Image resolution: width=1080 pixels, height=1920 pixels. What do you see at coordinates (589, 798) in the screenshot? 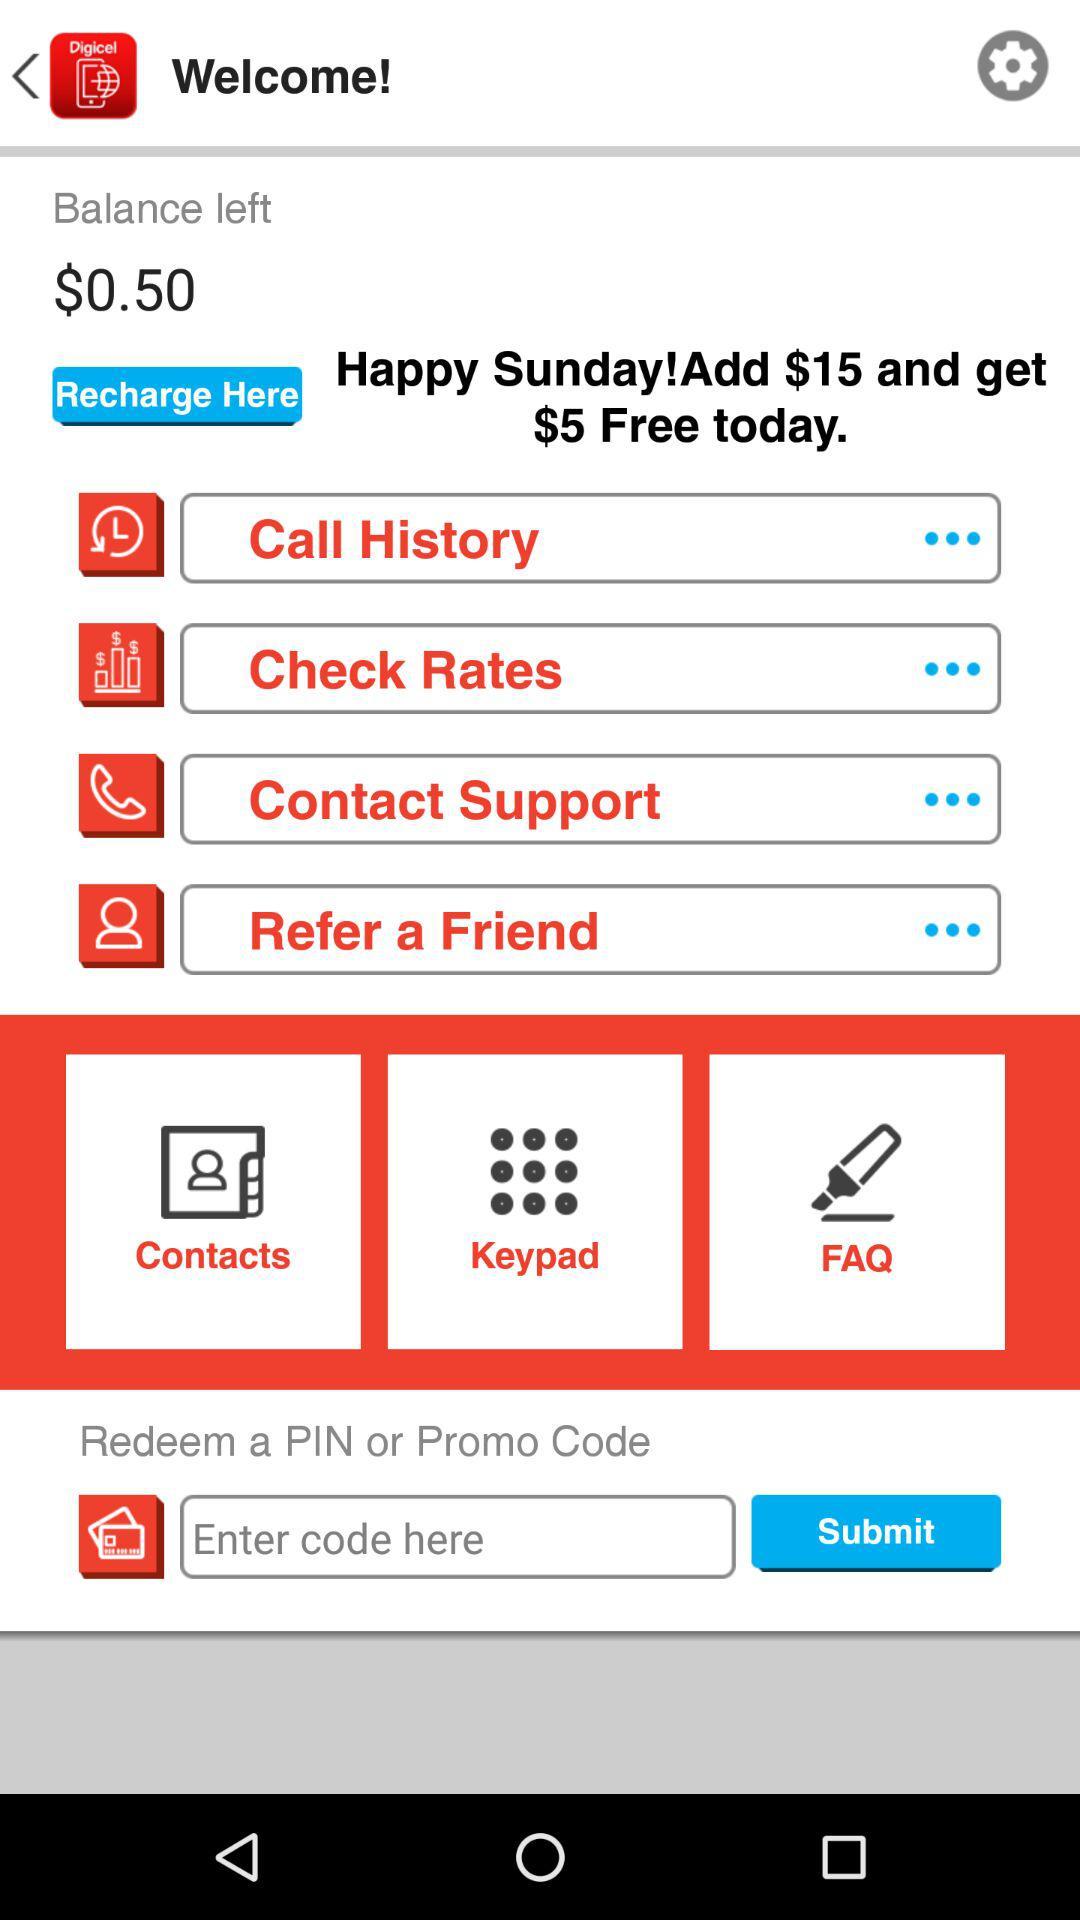
I see `icon below check rates icon` at bounding box center [589, 798].